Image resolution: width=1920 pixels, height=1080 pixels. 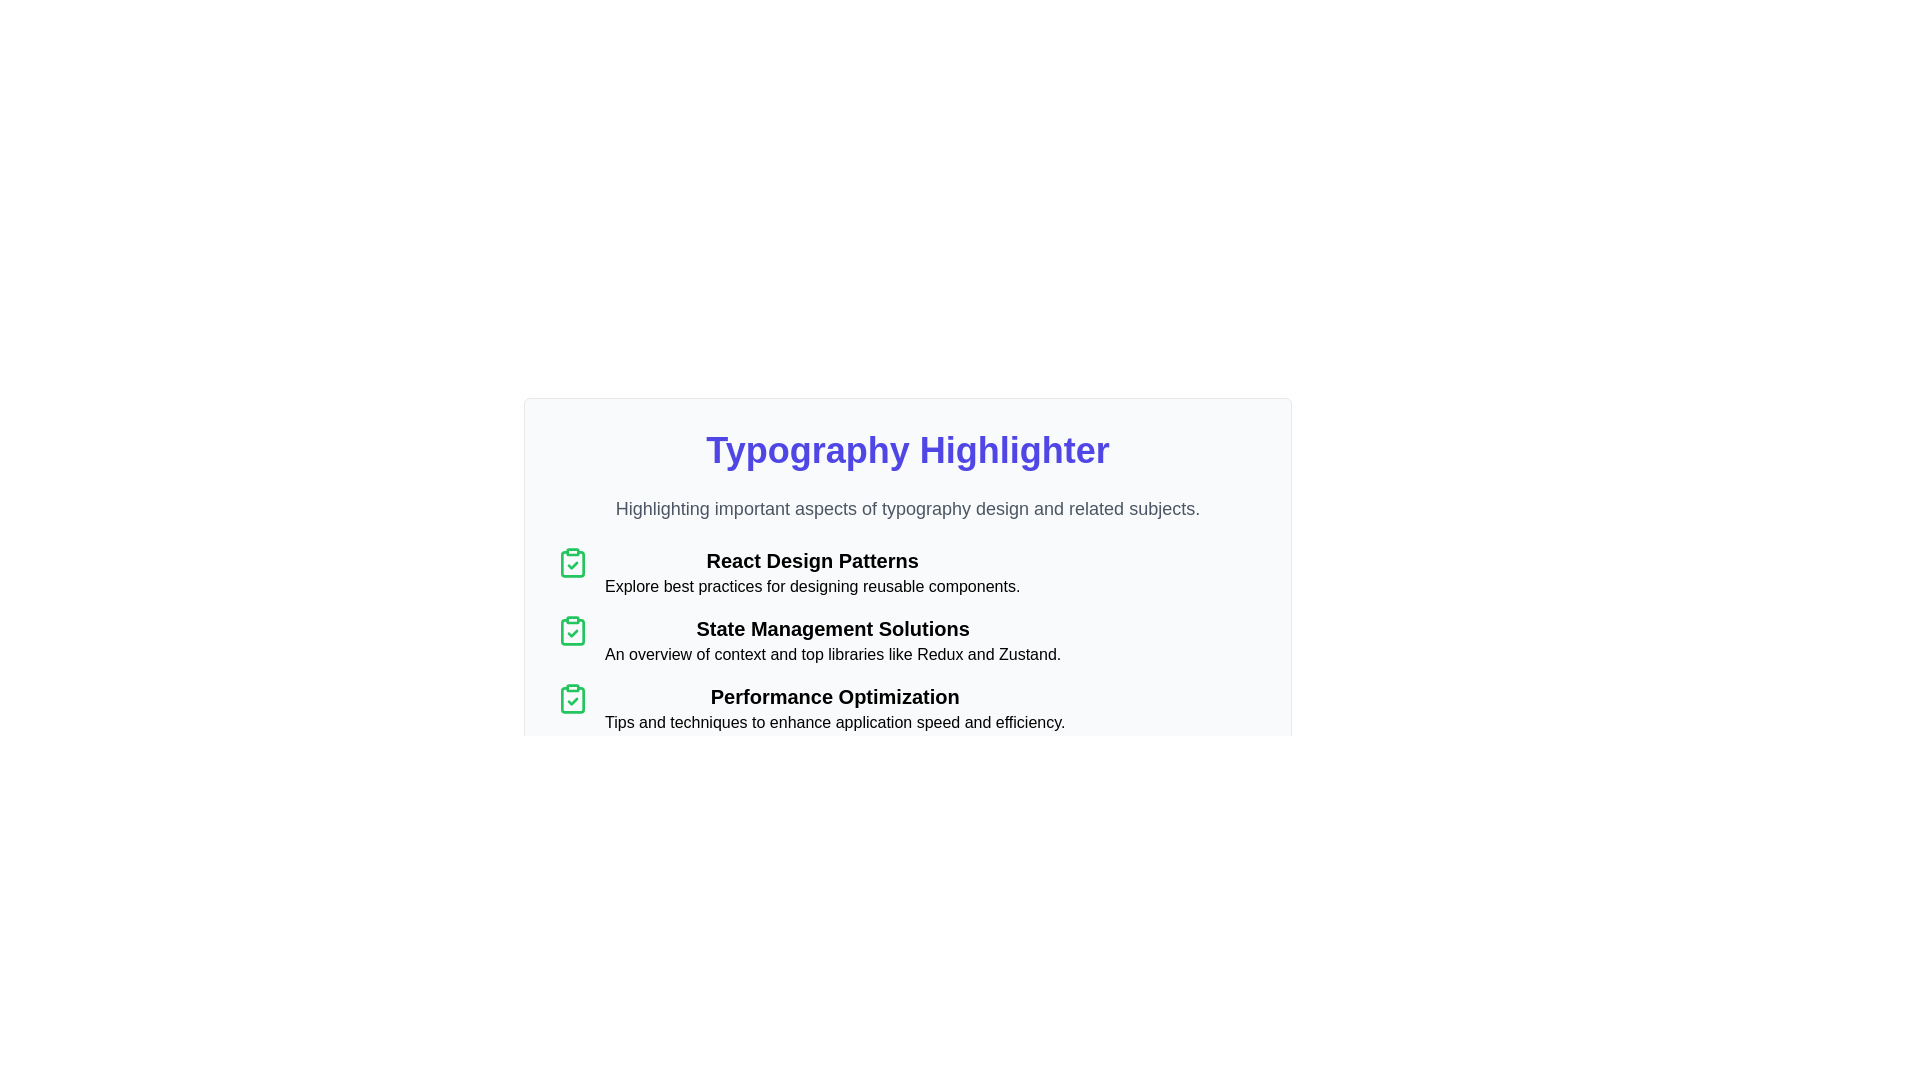 What do you see at coordinates (812, 573) in the screenshot?
I see `the title in the Text block that provides information or navigation related to the topic or feature, located below the heading 'Typography Highlighter' and to the right of a green icon` at bounding box center [812, 573].